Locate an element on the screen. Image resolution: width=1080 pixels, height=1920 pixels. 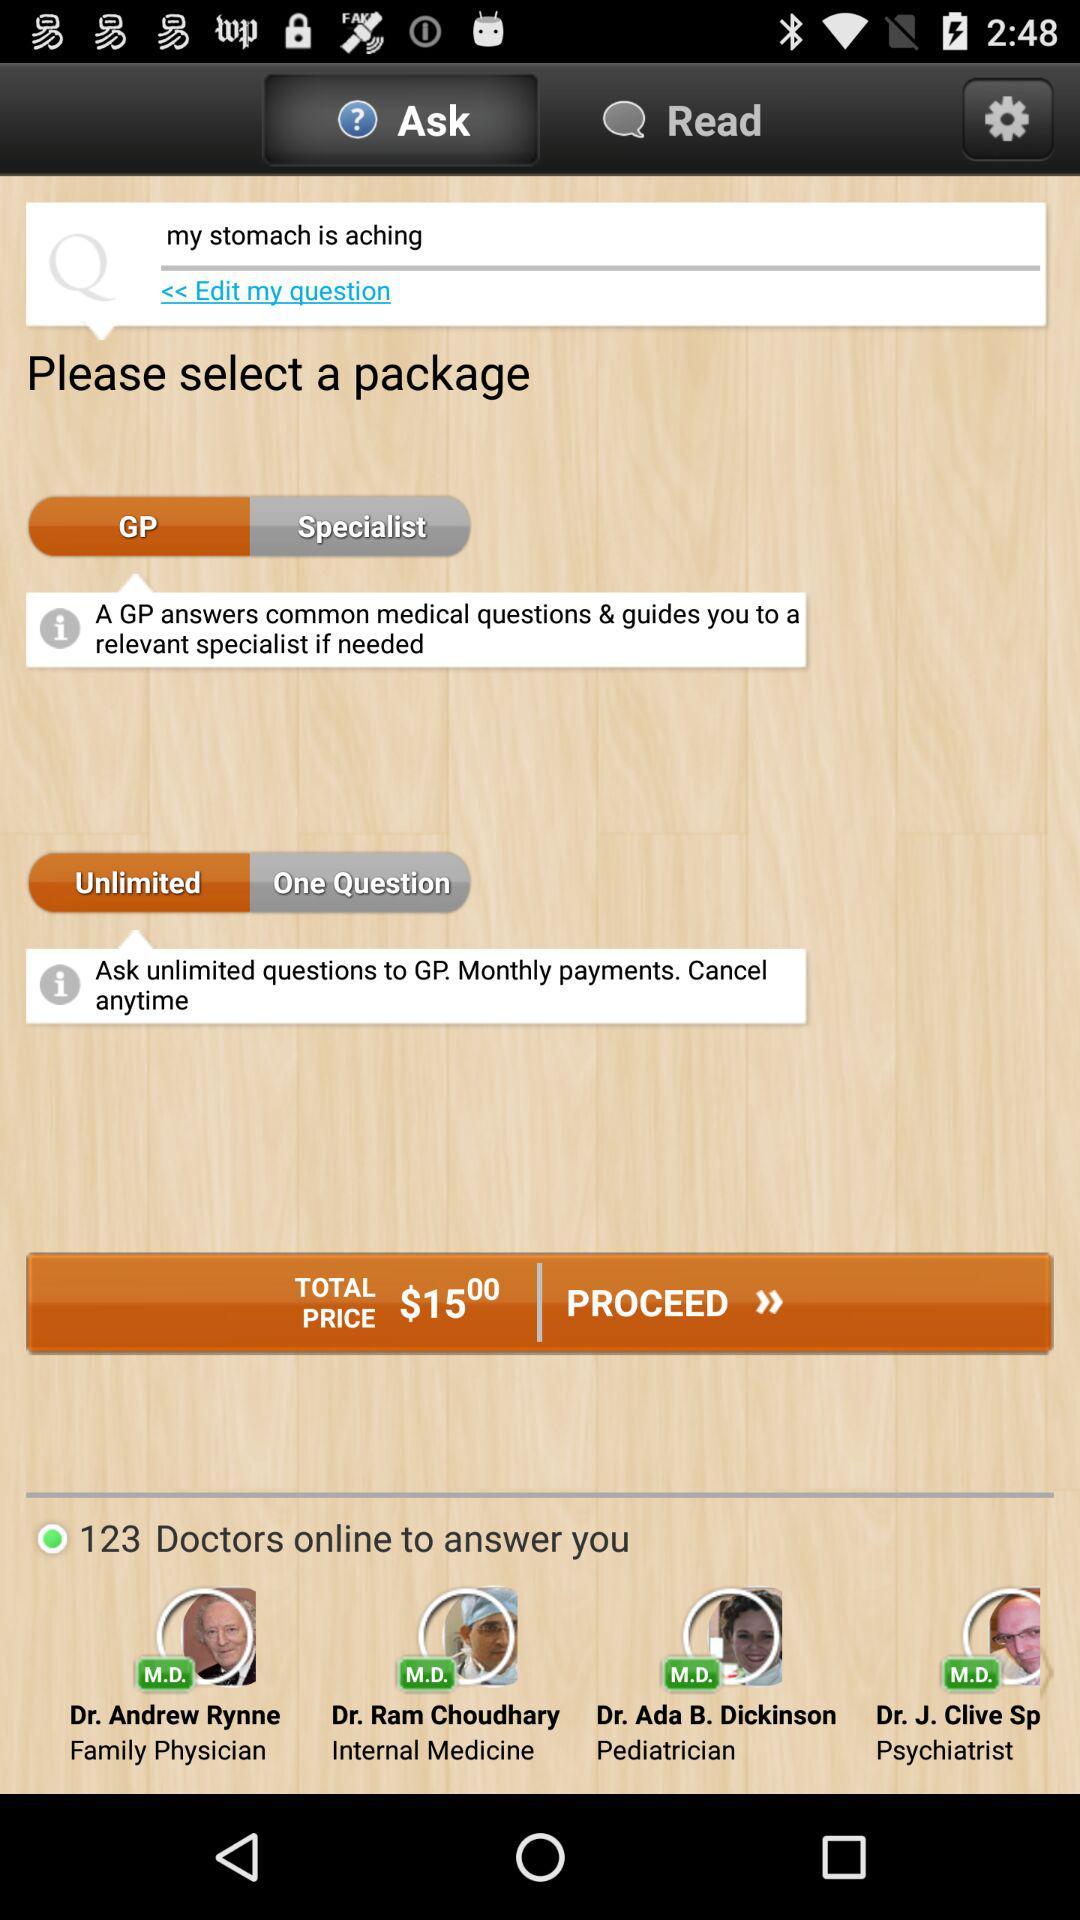
the options edit my questions is located at coordinates (276, 288).